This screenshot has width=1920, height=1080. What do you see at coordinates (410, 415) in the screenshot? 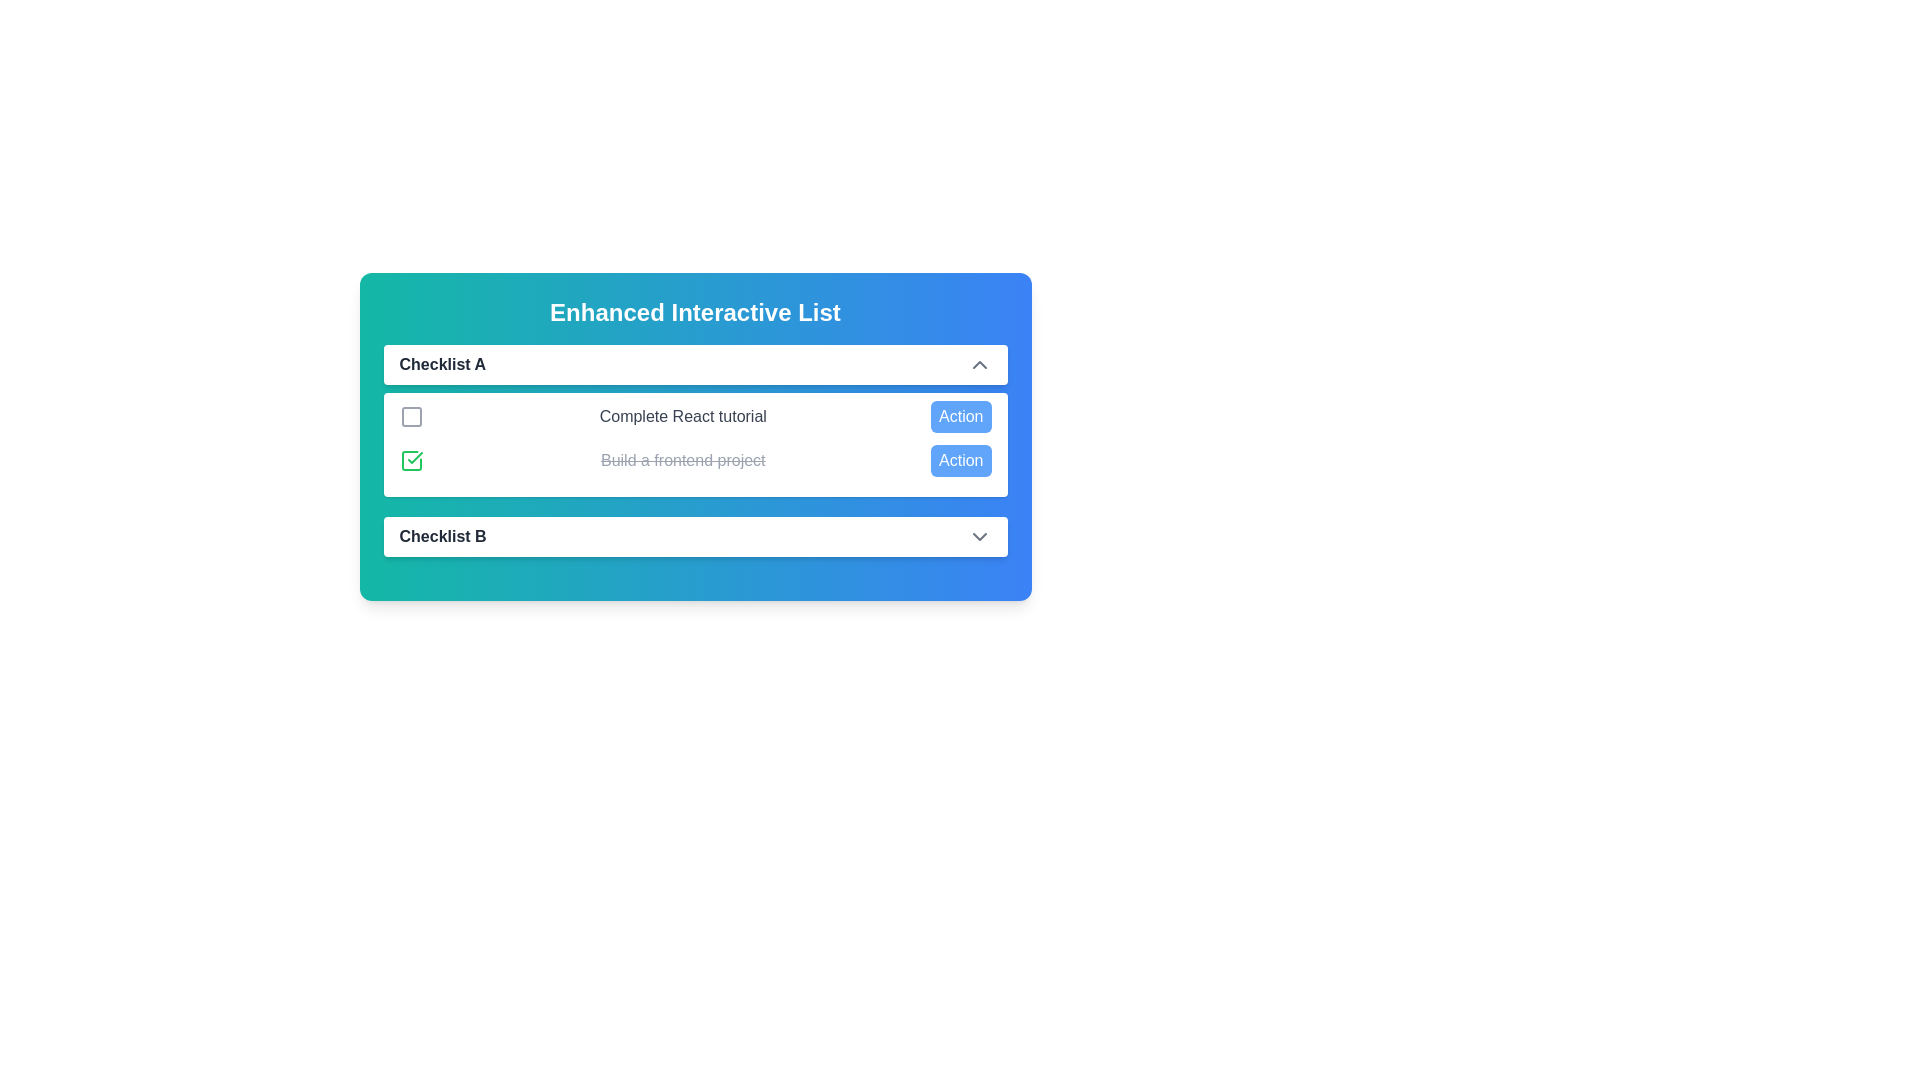
I see `the checkbox or status indicator located to the left of the text 'Complete React tutorial' in the checklist under 'Checklist A'` at bounding box center [410, 415].